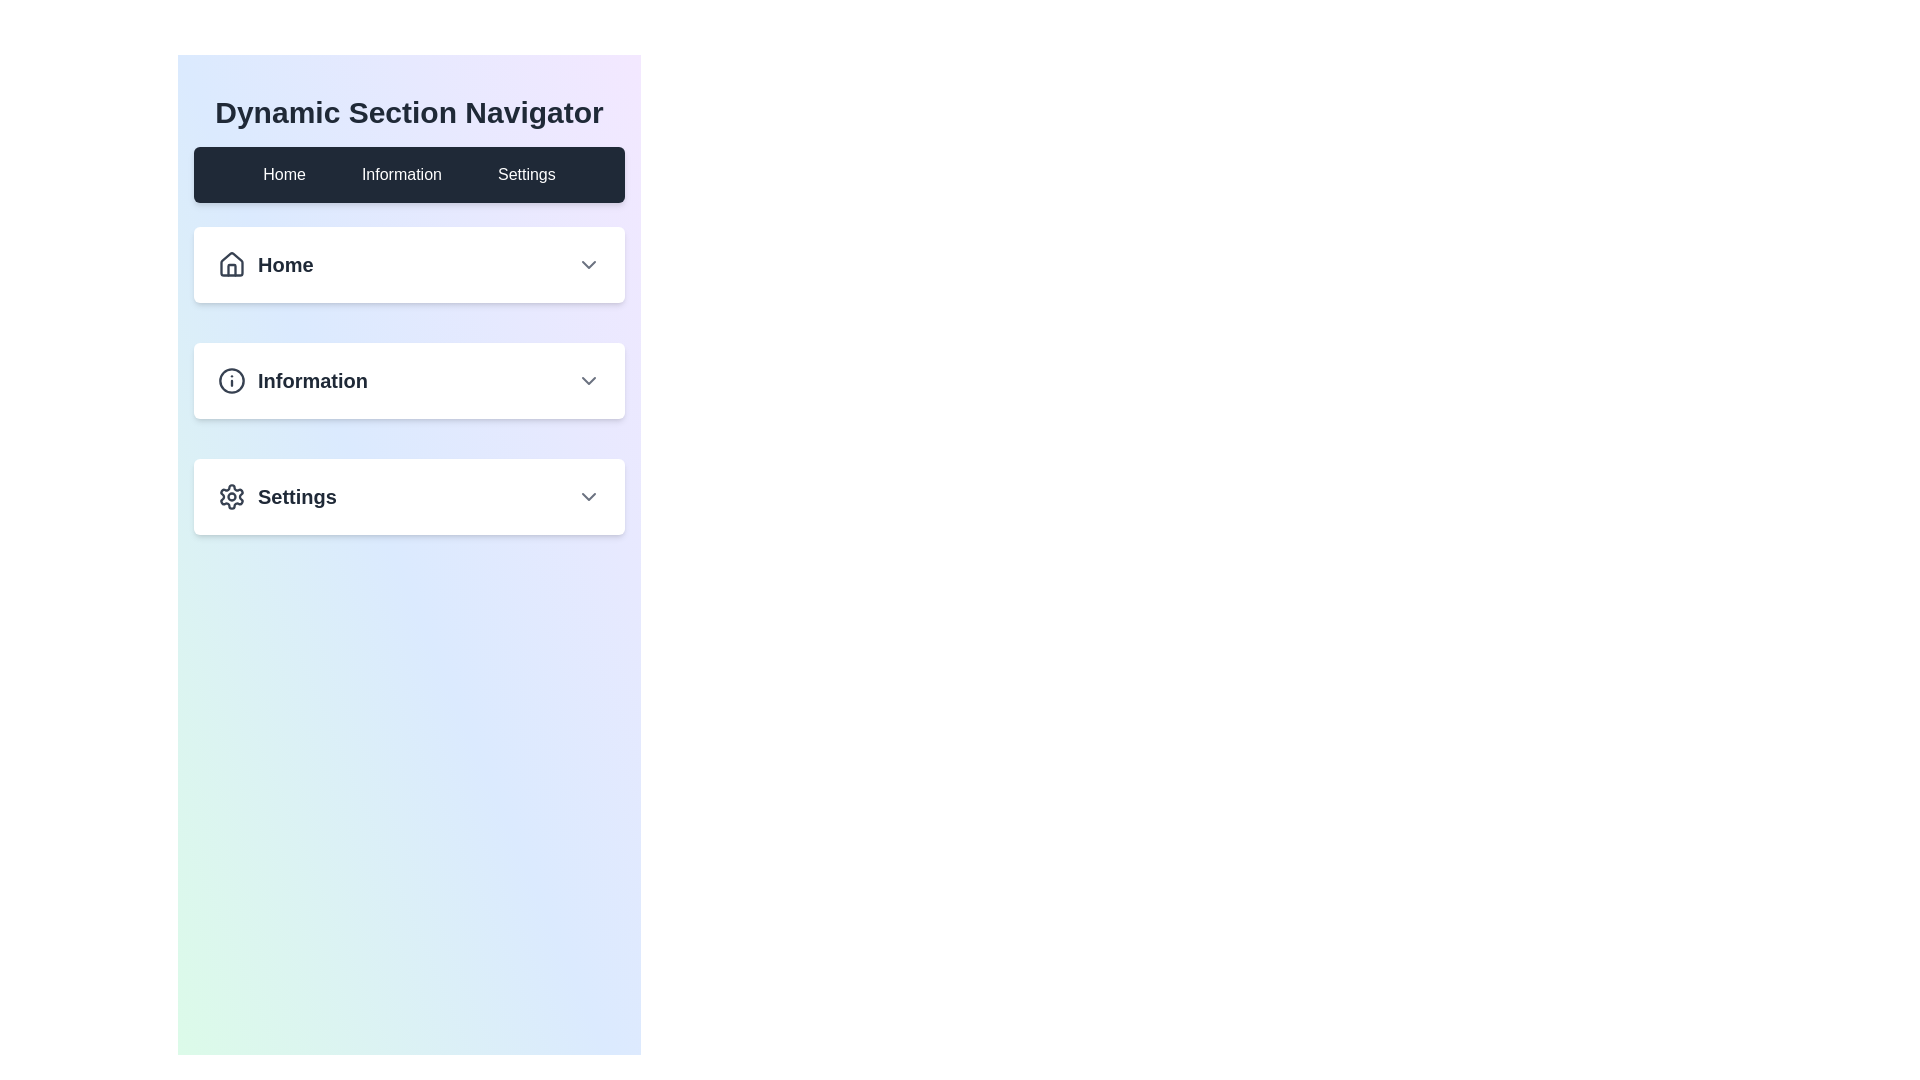 Image resolution: width=1920 pixels, height=1080 pixels. I want to click on the downward-pointing chevron icon at the far right end of the 'Settings' row in the navigation panel, so click(588, 496).